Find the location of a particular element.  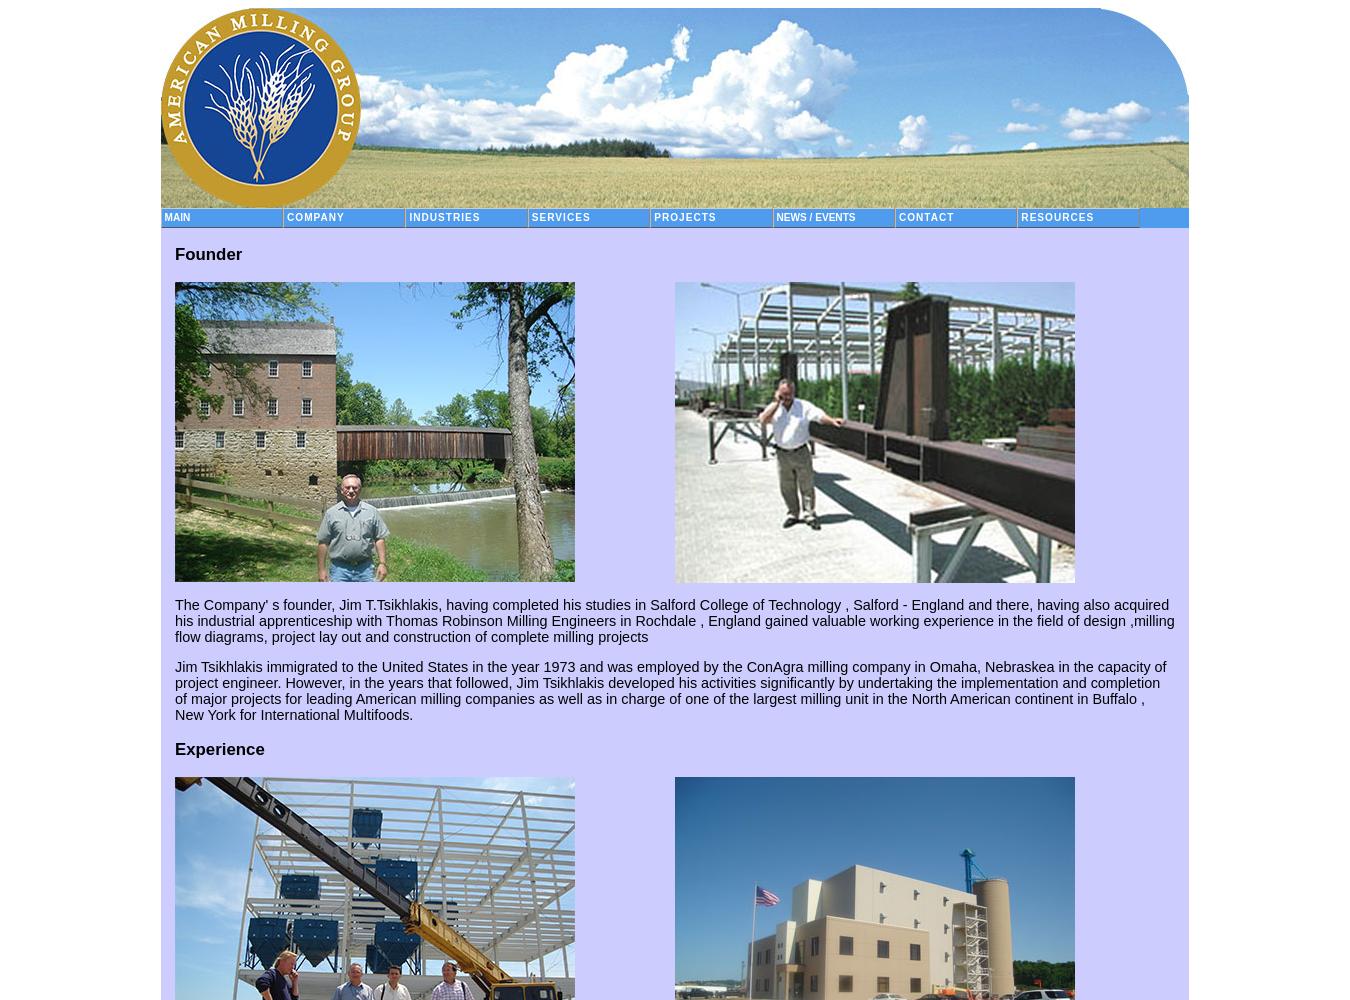

'Resources' is located at coordinates (1057, 216).